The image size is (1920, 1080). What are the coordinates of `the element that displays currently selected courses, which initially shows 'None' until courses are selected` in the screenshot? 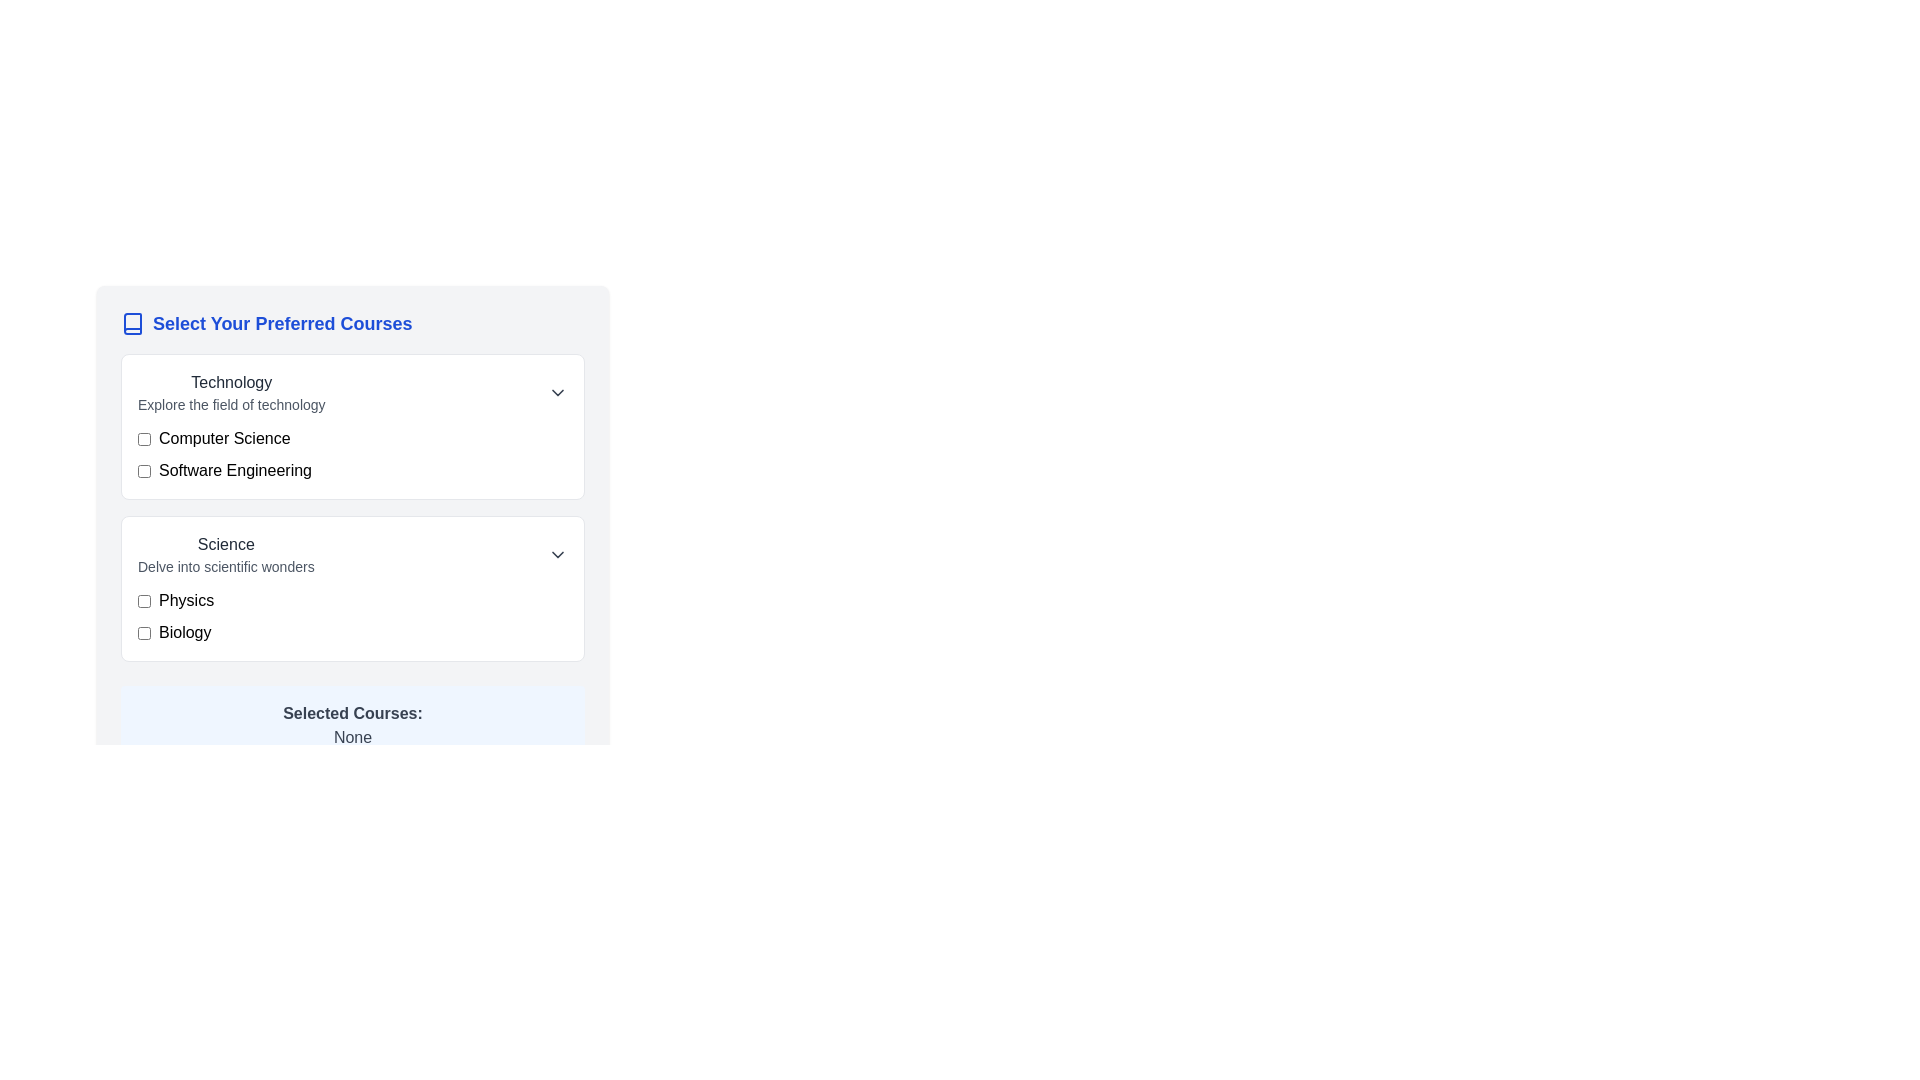 It's located at (353, 725).